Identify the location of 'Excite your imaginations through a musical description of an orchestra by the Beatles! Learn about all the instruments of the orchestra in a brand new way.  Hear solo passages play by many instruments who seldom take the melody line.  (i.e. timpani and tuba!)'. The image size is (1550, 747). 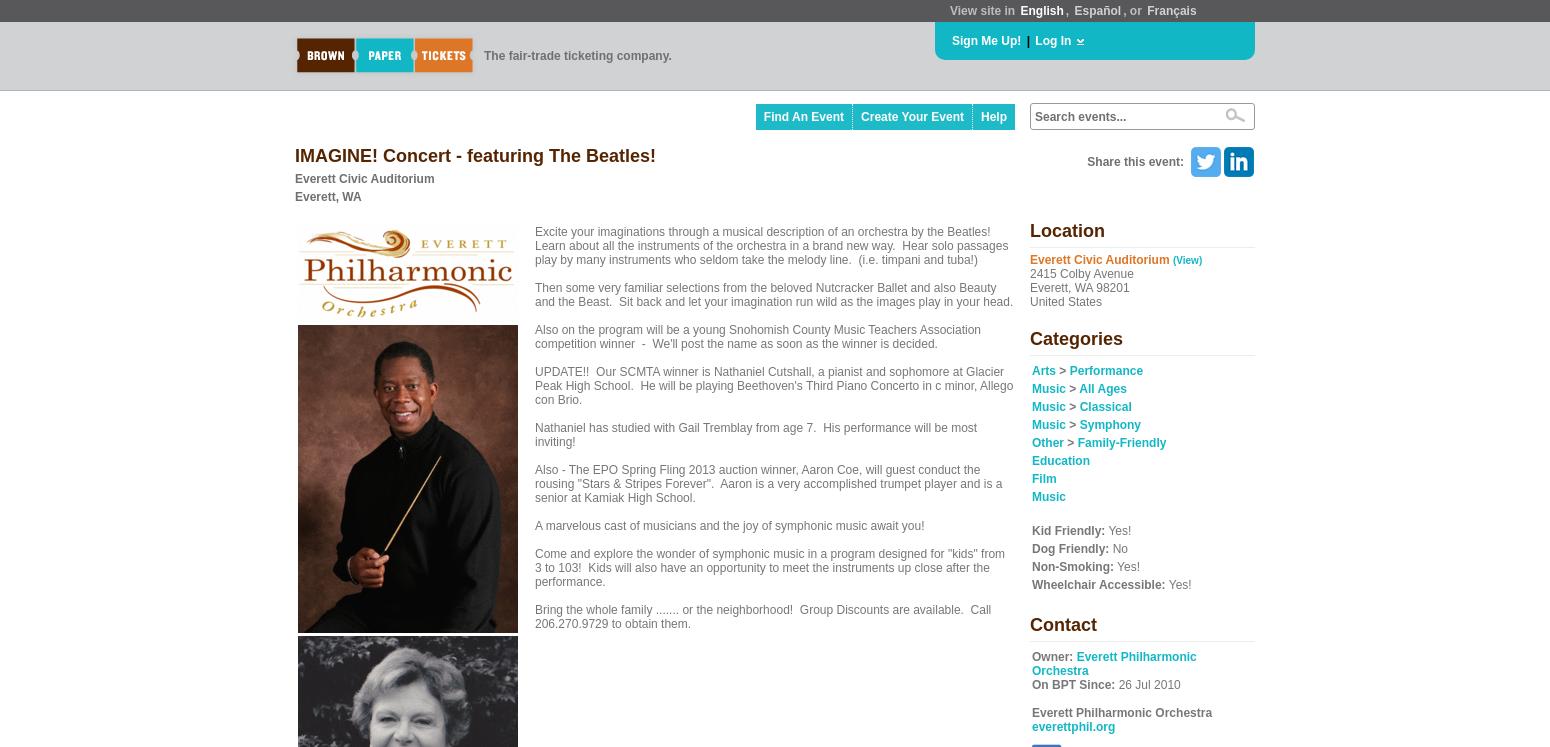
(771, 244).